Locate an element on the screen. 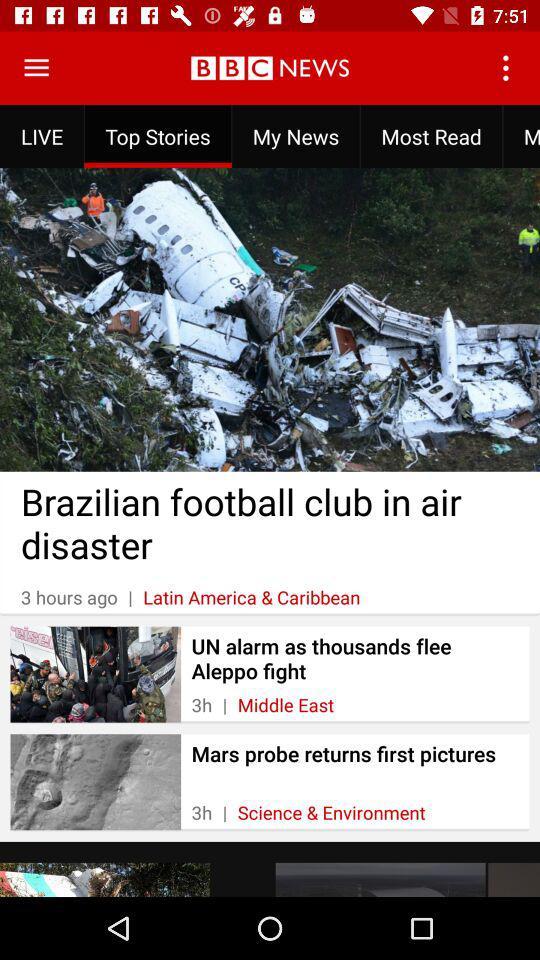 This screenshot has width=540, height=960. open menu is located at coordinates (36, 68).